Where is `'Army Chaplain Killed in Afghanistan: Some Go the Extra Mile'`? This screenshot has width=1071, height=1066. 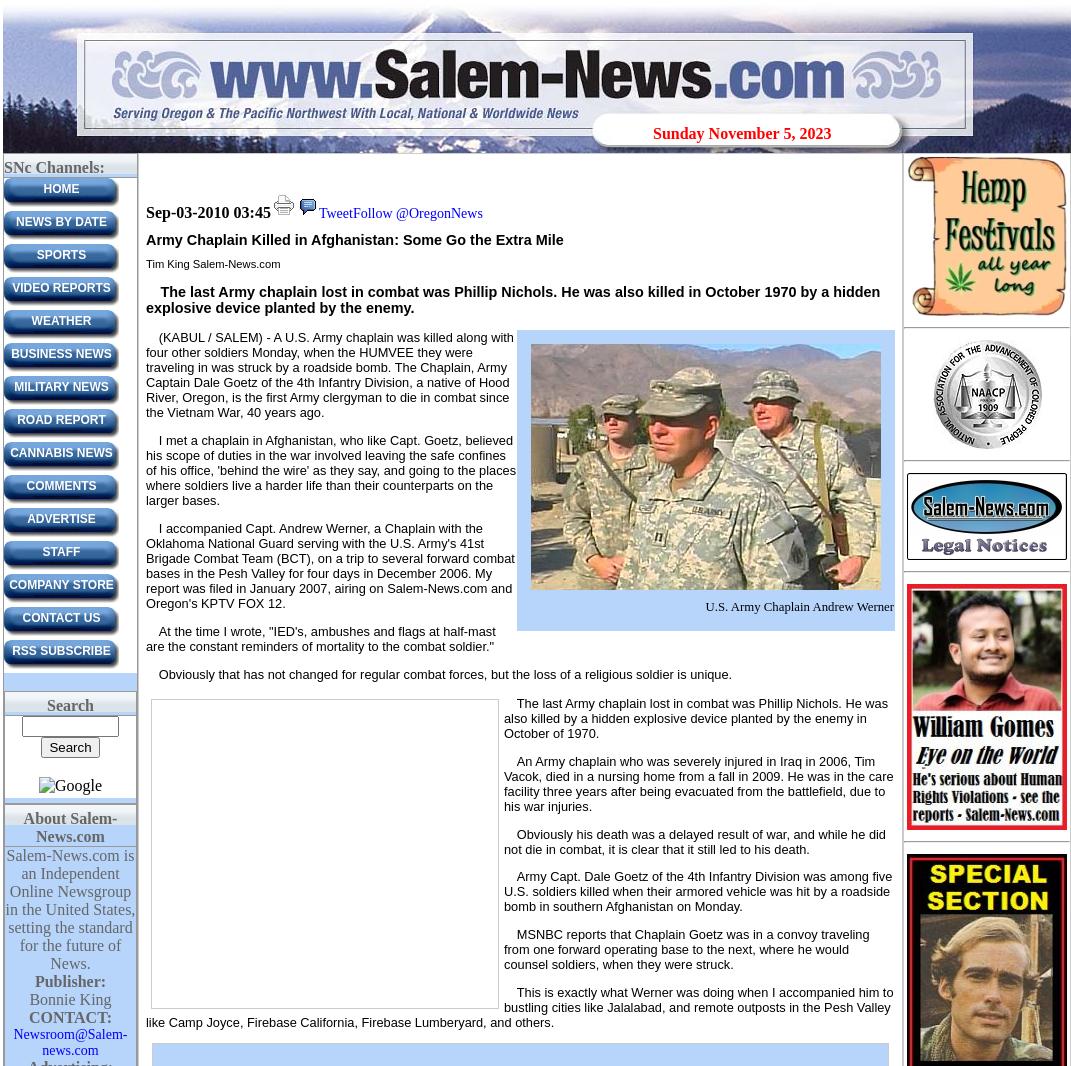
'Army Chaplain Killed in Afghanistan: Some Go the Extra Mile' is located at coordinates (353, 238).